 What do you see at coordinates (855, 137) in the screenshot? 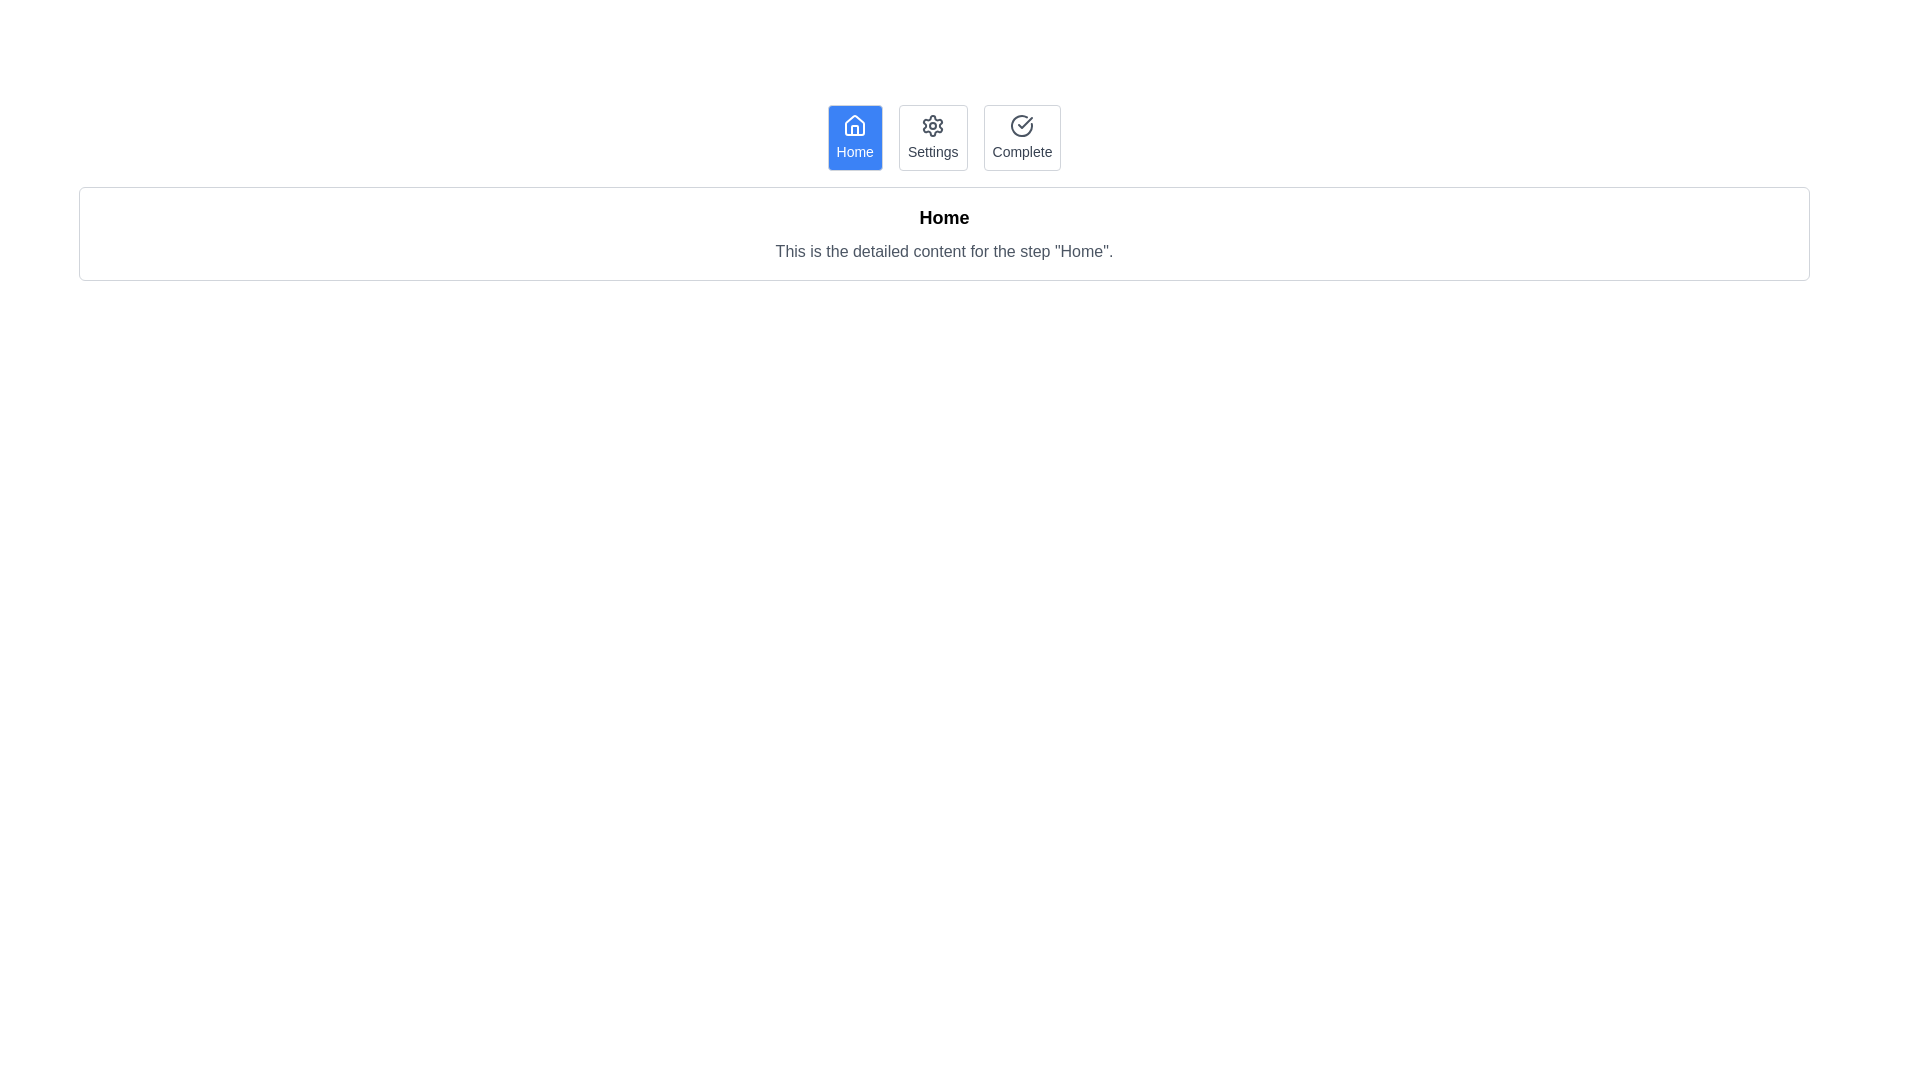
I see `the 'Home' interactive button located at the top of the interface to outline it for accessibility` at bounding box center [855, 137].